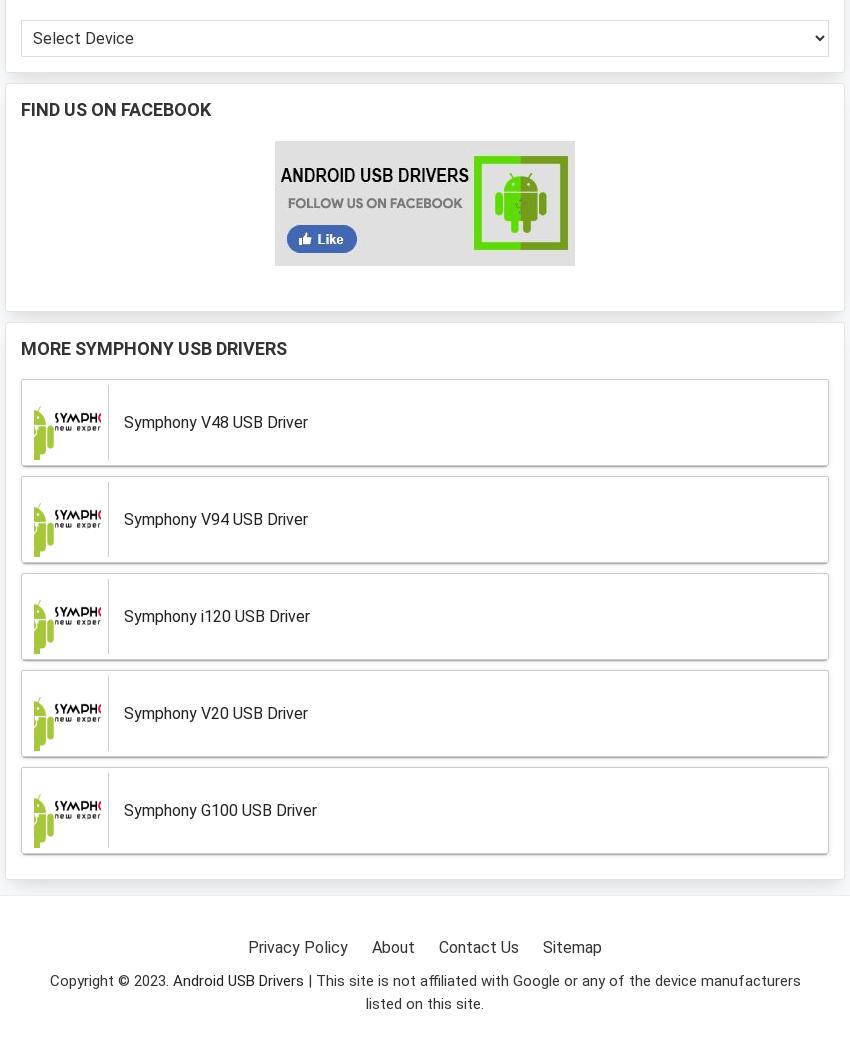 The image size is (850, 1044). I want to click on 'Symphony V48 USB Driver', so click(215, 421).